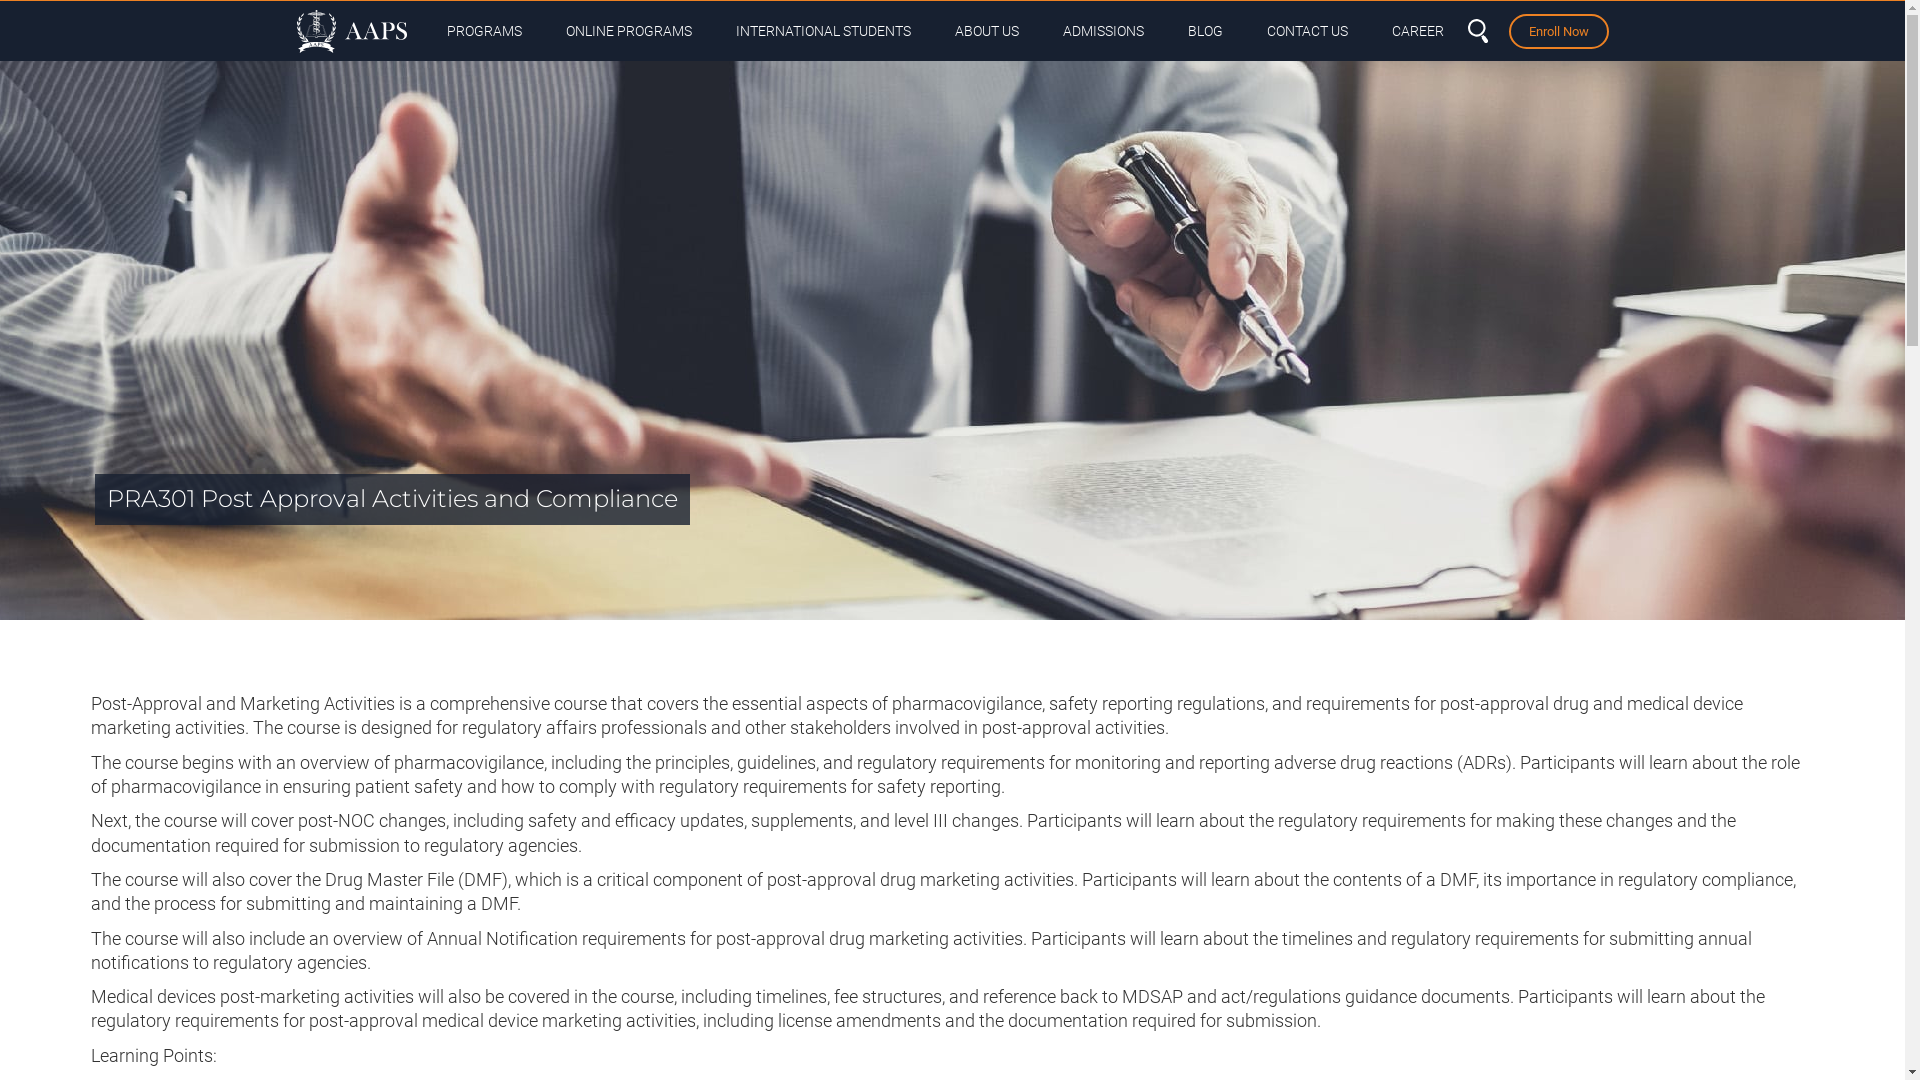 The height and width of the screenshot is (1080, 1920). What do you see at coordinates (823, 30) in the screenshot?
I see `'INTERNATIONAL STUDENTS'` at bounding box center [823, 30].